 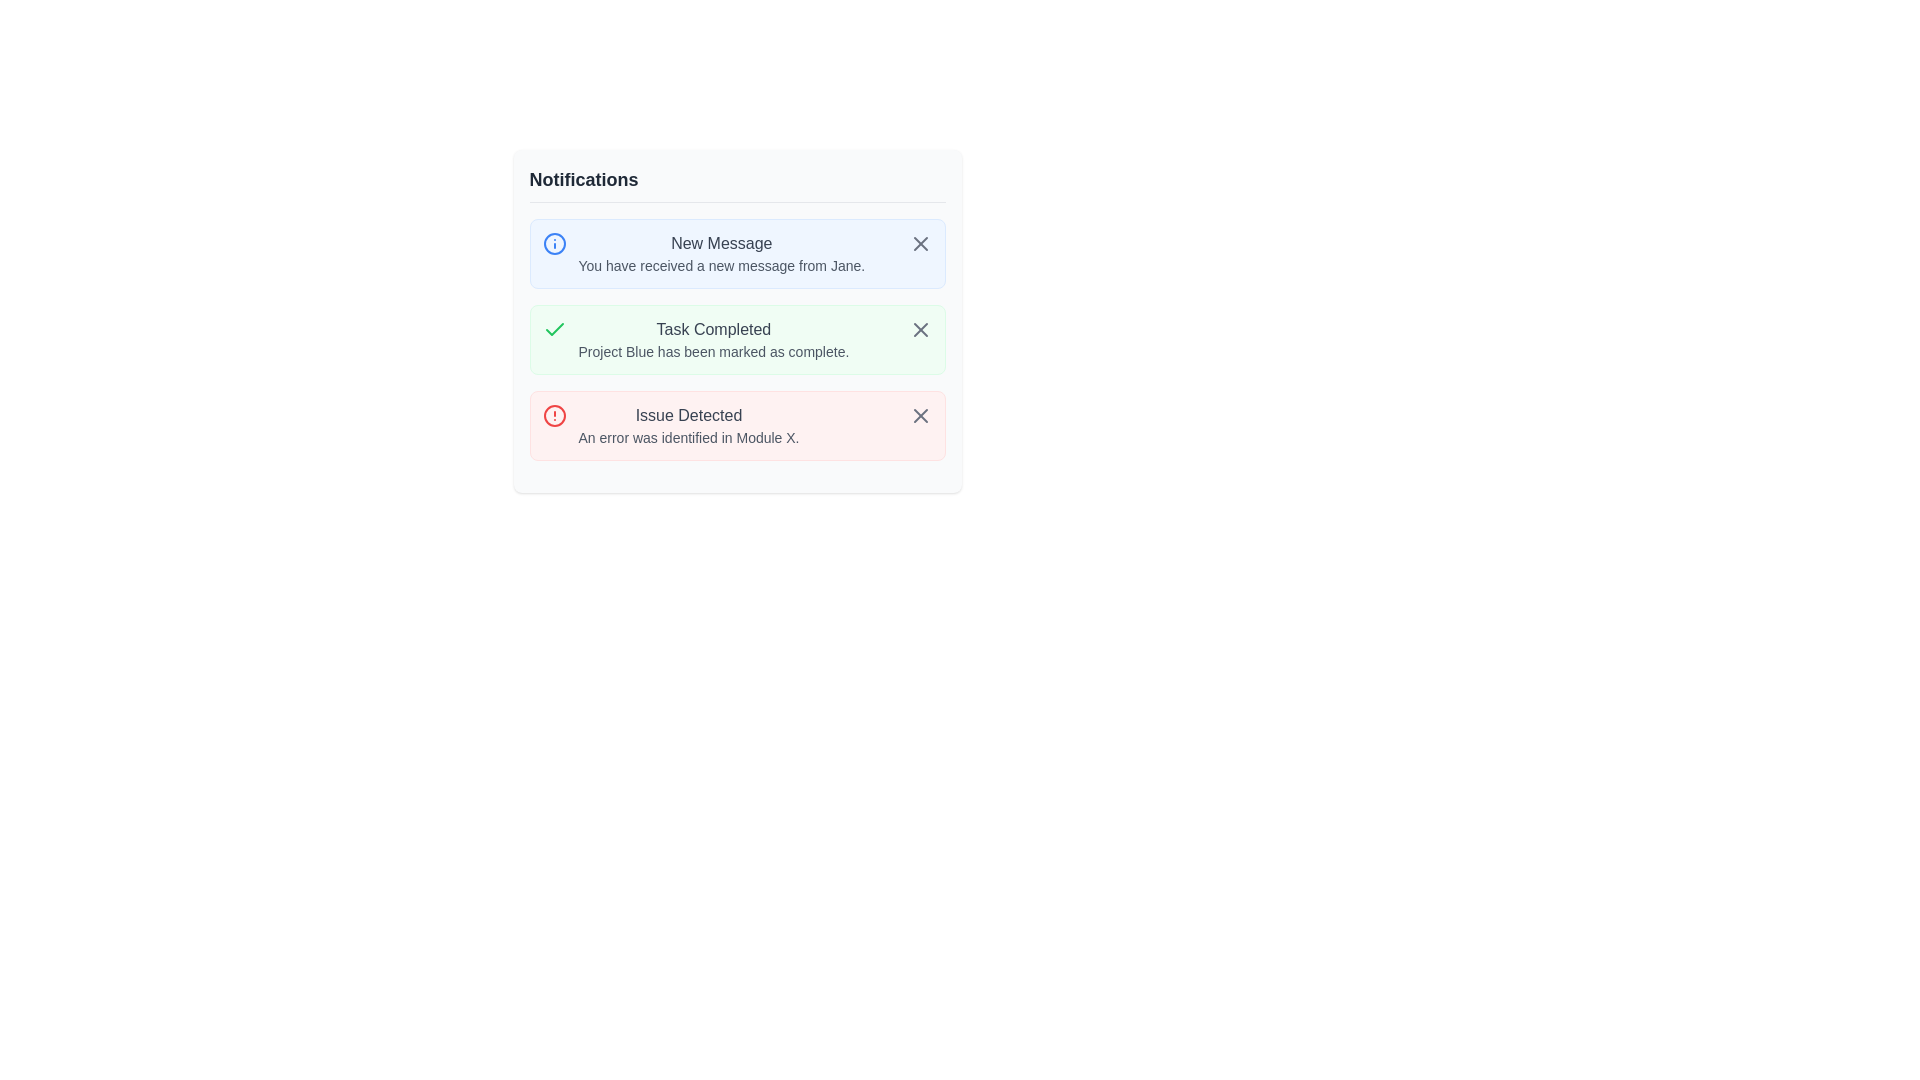 I want to click on the text element that displays 'Issue Detected' in bold dark gray, located within a red-bordered box at the bottom of the notifications panel, so click(x=689, y=424).